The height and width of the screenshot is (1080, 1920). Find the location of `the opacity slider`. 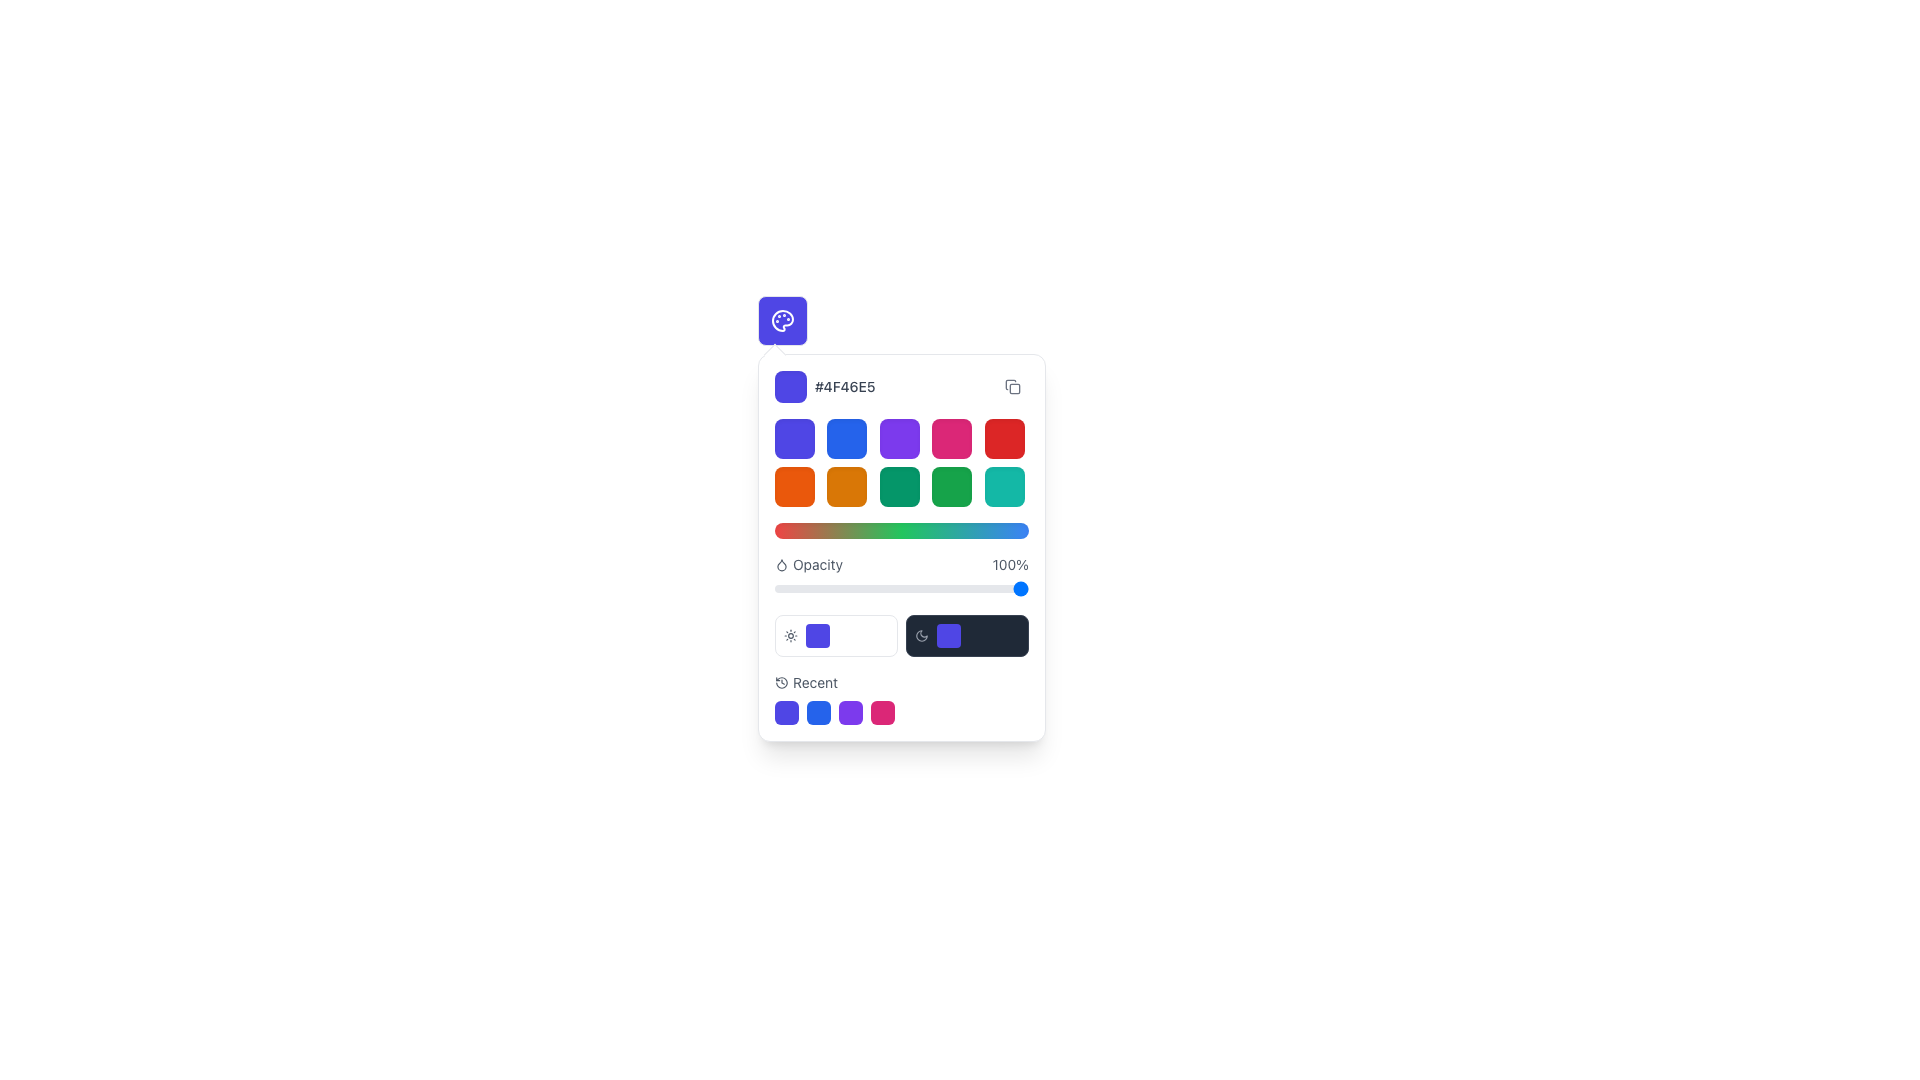

the opacity slider is located at coordinates (807, 588).